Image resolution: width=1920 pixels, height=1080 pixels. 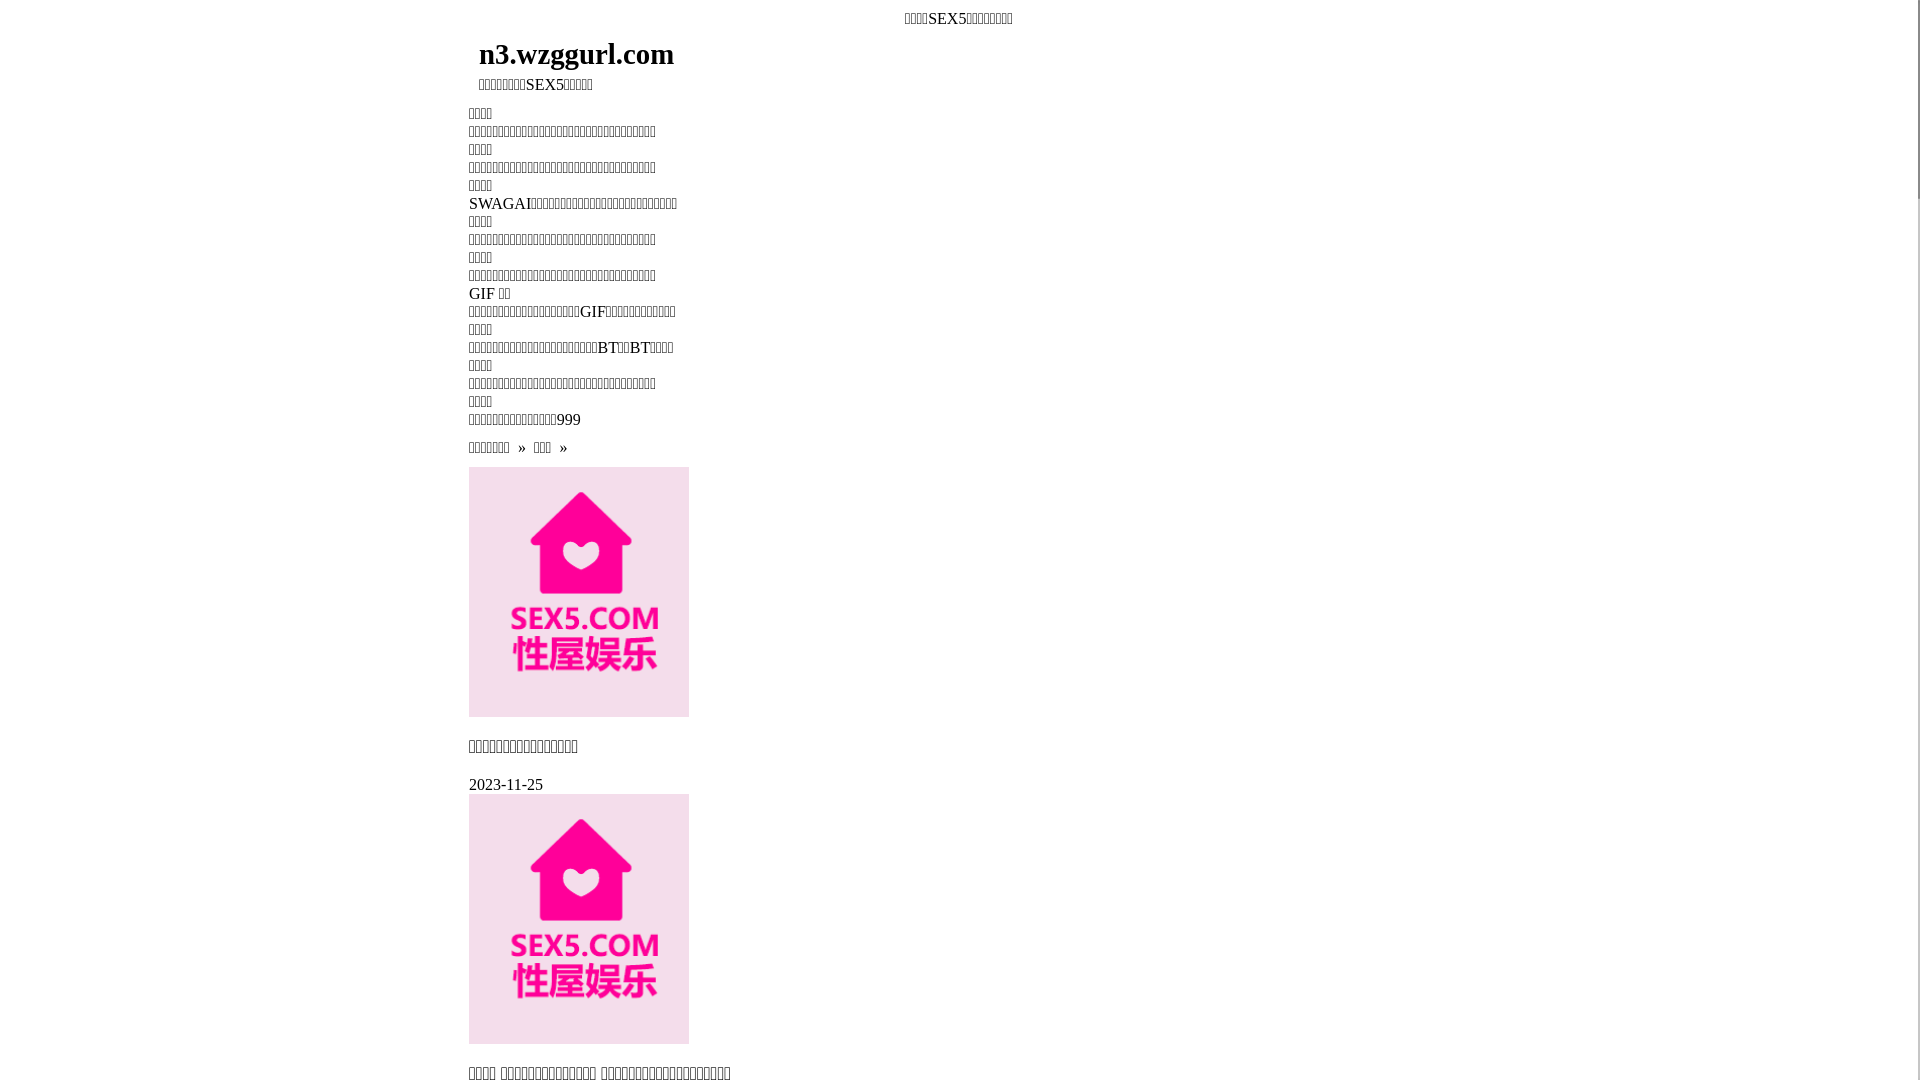 What do you see at coordinates (491, 203) in the screenshot?
I see `'SWAG'` at bounding box center [491, 203].